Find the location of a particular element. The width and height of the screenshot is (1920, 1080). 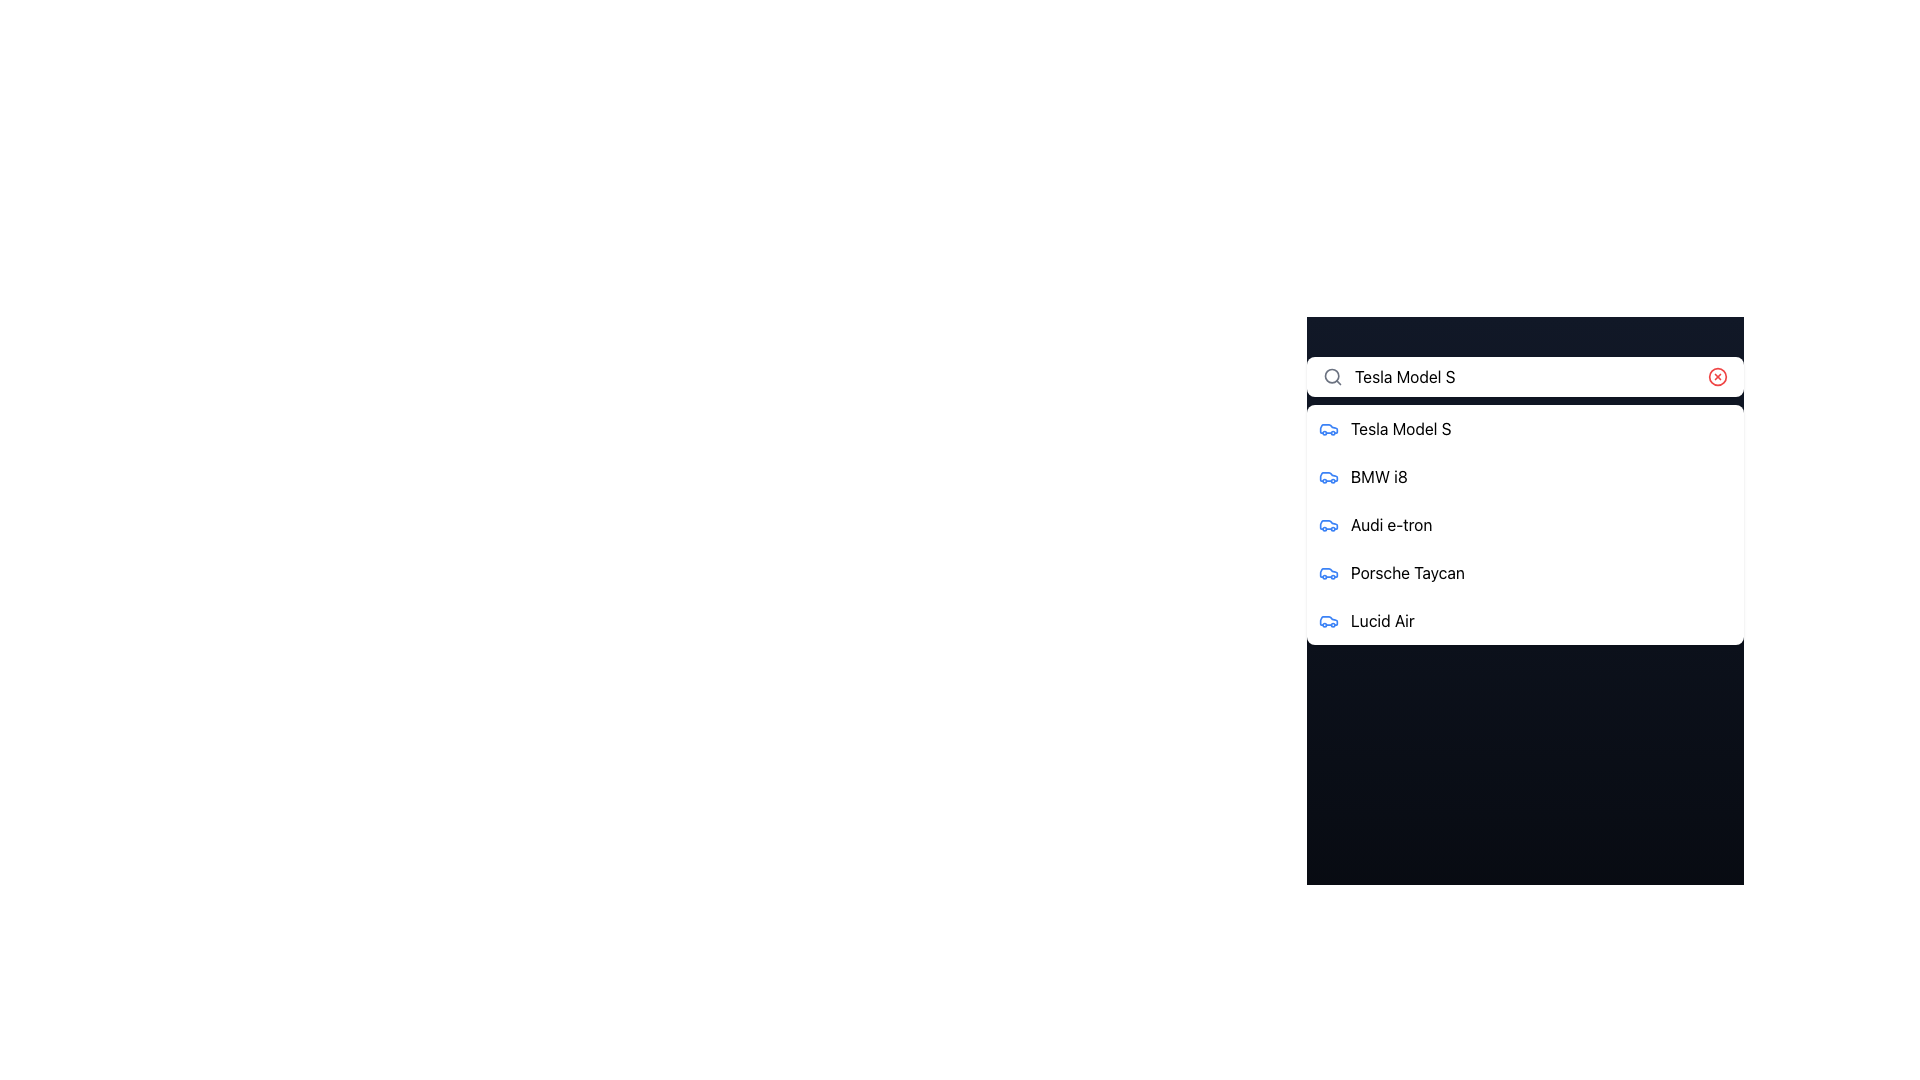

the blue car icon preceding the text 'Lucid Air', which is the fifth icon in the dropdown list of car options is located at coordinates (1329, 620).